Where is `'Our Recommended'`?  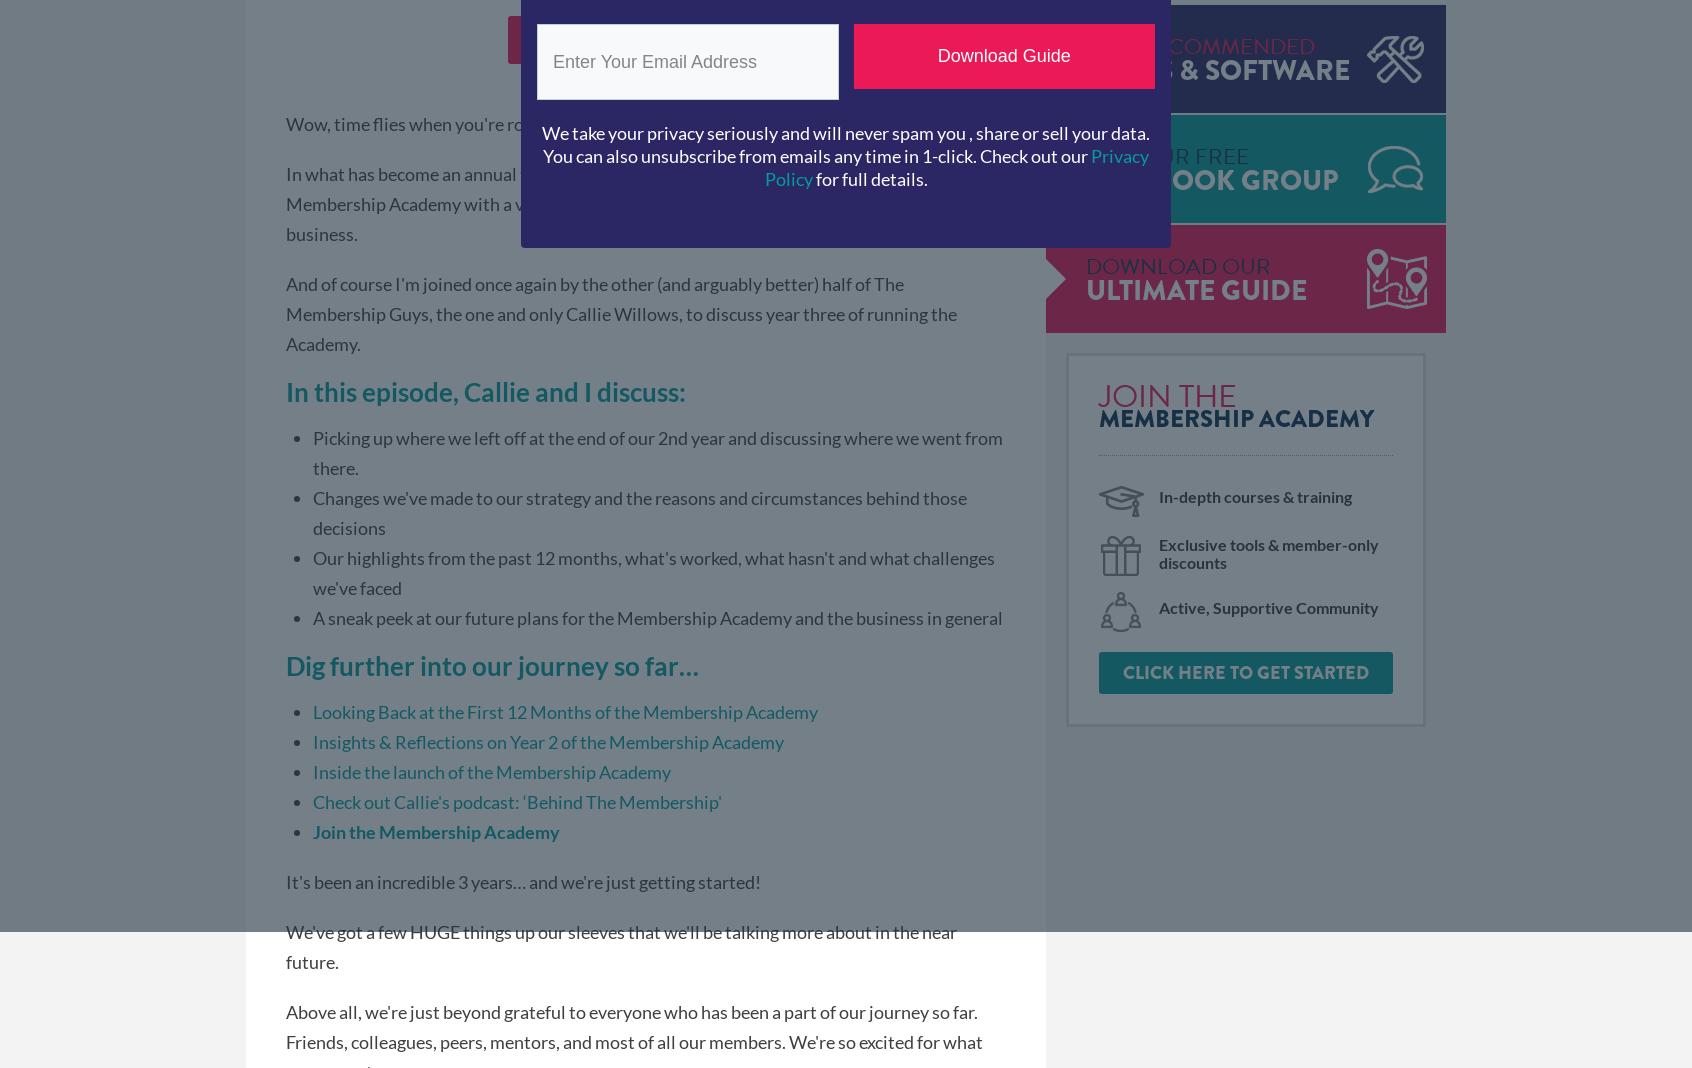 'Our Recommended' is located at coordinates (1200, 45).